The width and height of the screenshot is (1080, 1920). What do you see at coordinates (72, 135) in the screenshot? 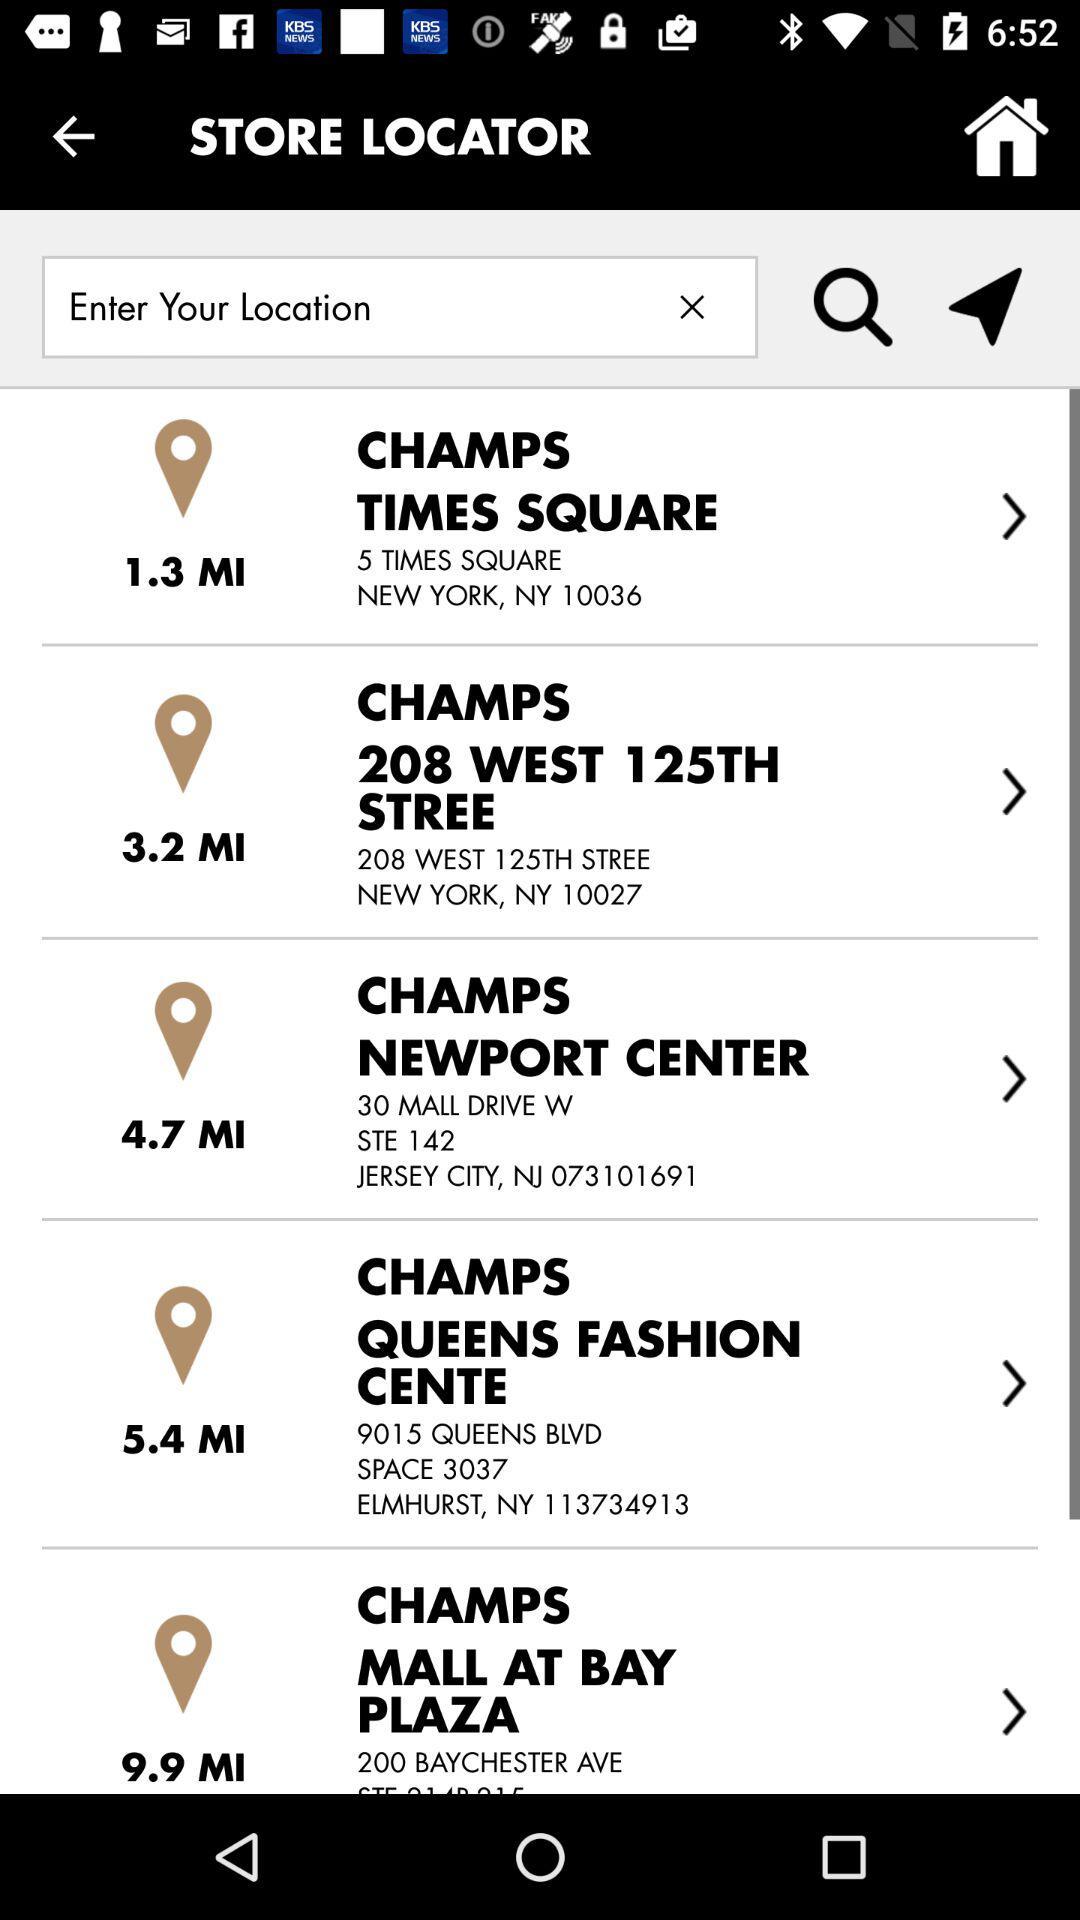
I see `the icon next to store locator icon` at bounding box center [72, 135].